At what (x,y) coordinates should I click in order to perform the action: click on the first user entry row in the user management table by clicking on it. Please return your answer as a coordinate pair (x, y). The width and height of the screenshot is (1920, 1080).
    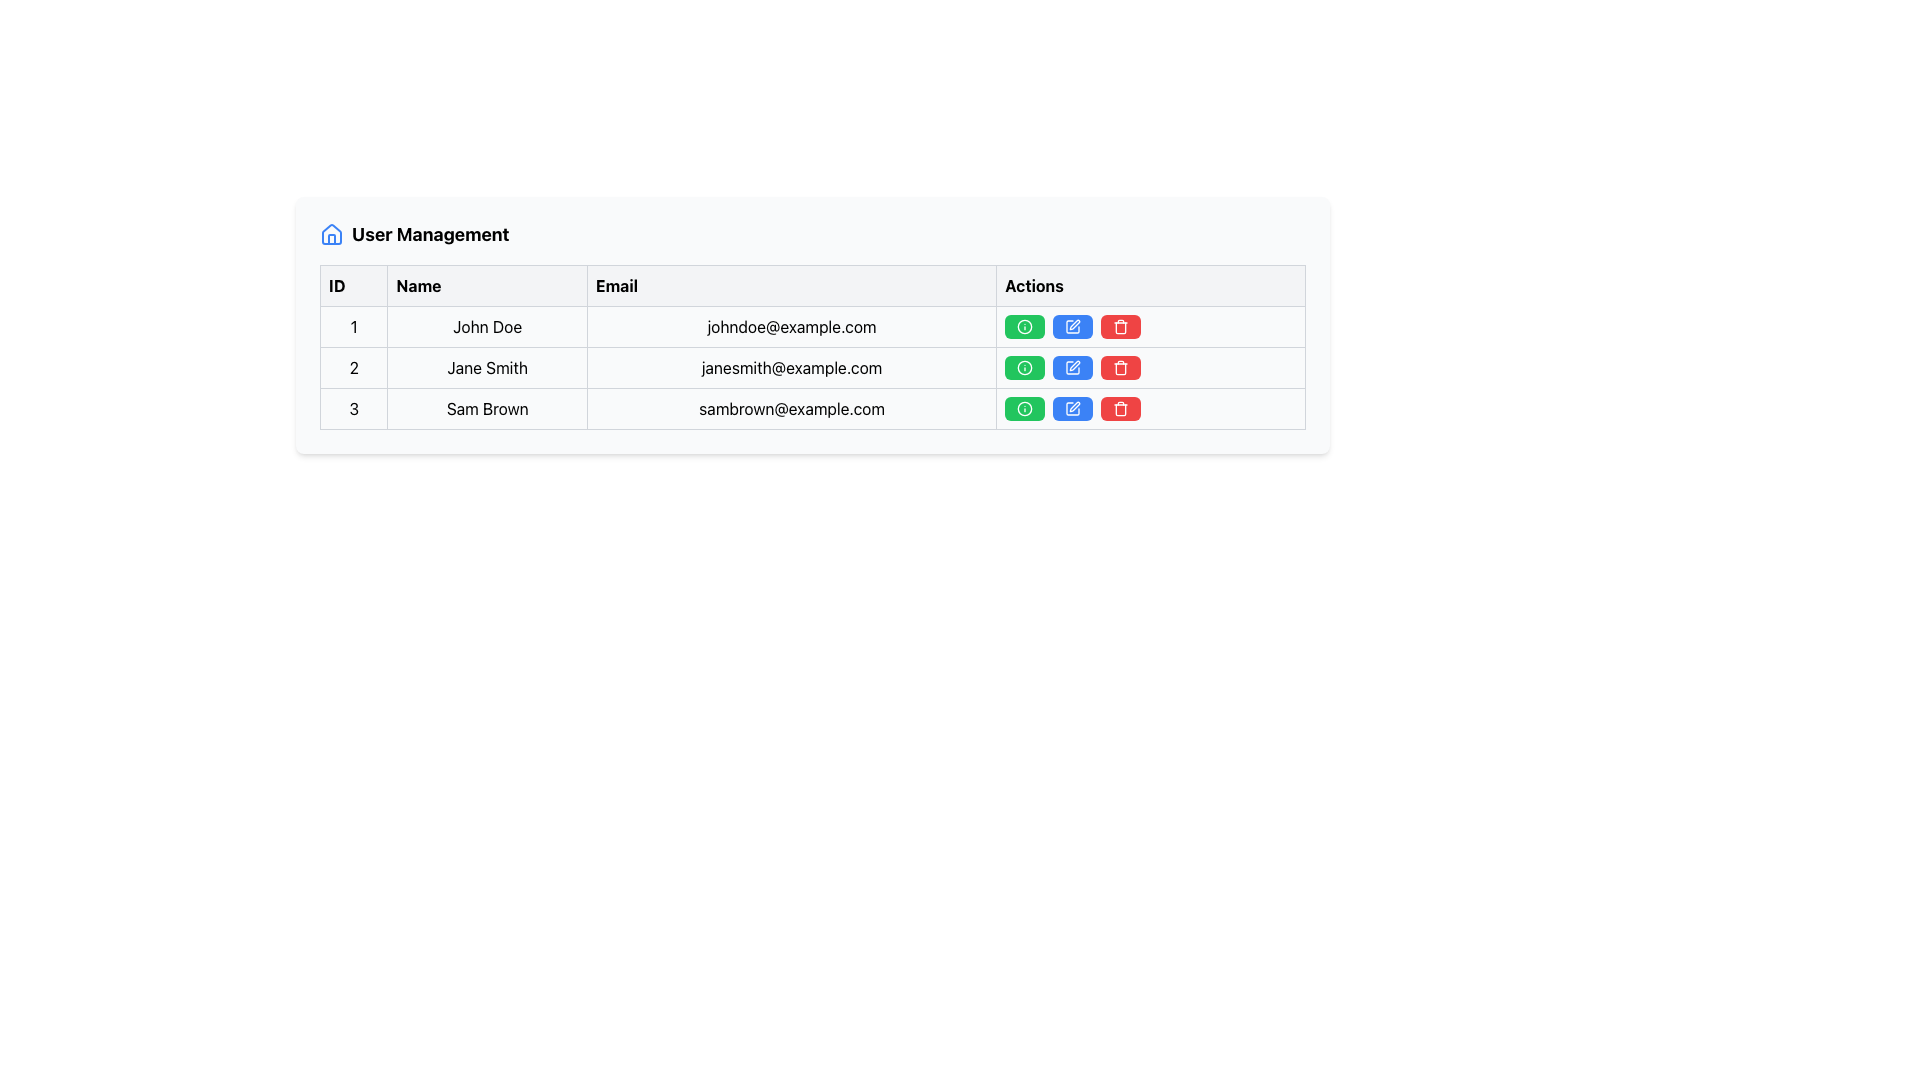
    Looking at the image, I should click on (812, 326).